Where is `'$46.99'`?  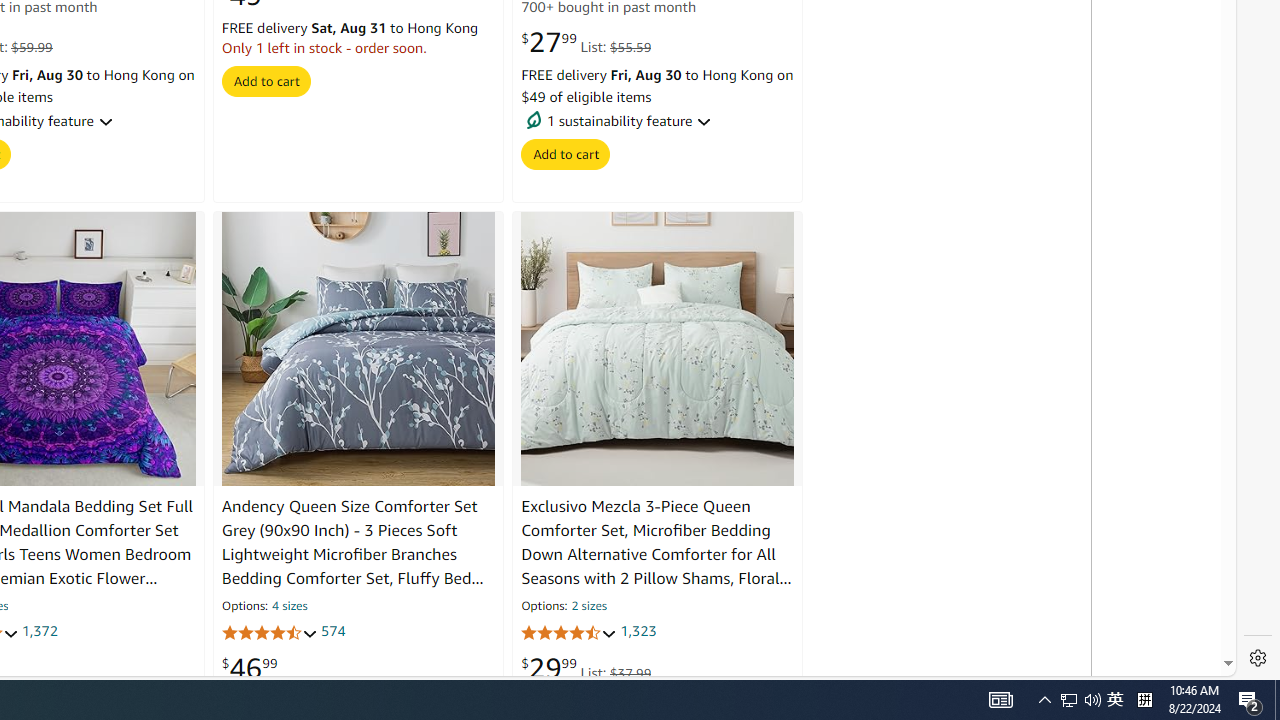
'$46.99' is located at coordinates (248, 668).